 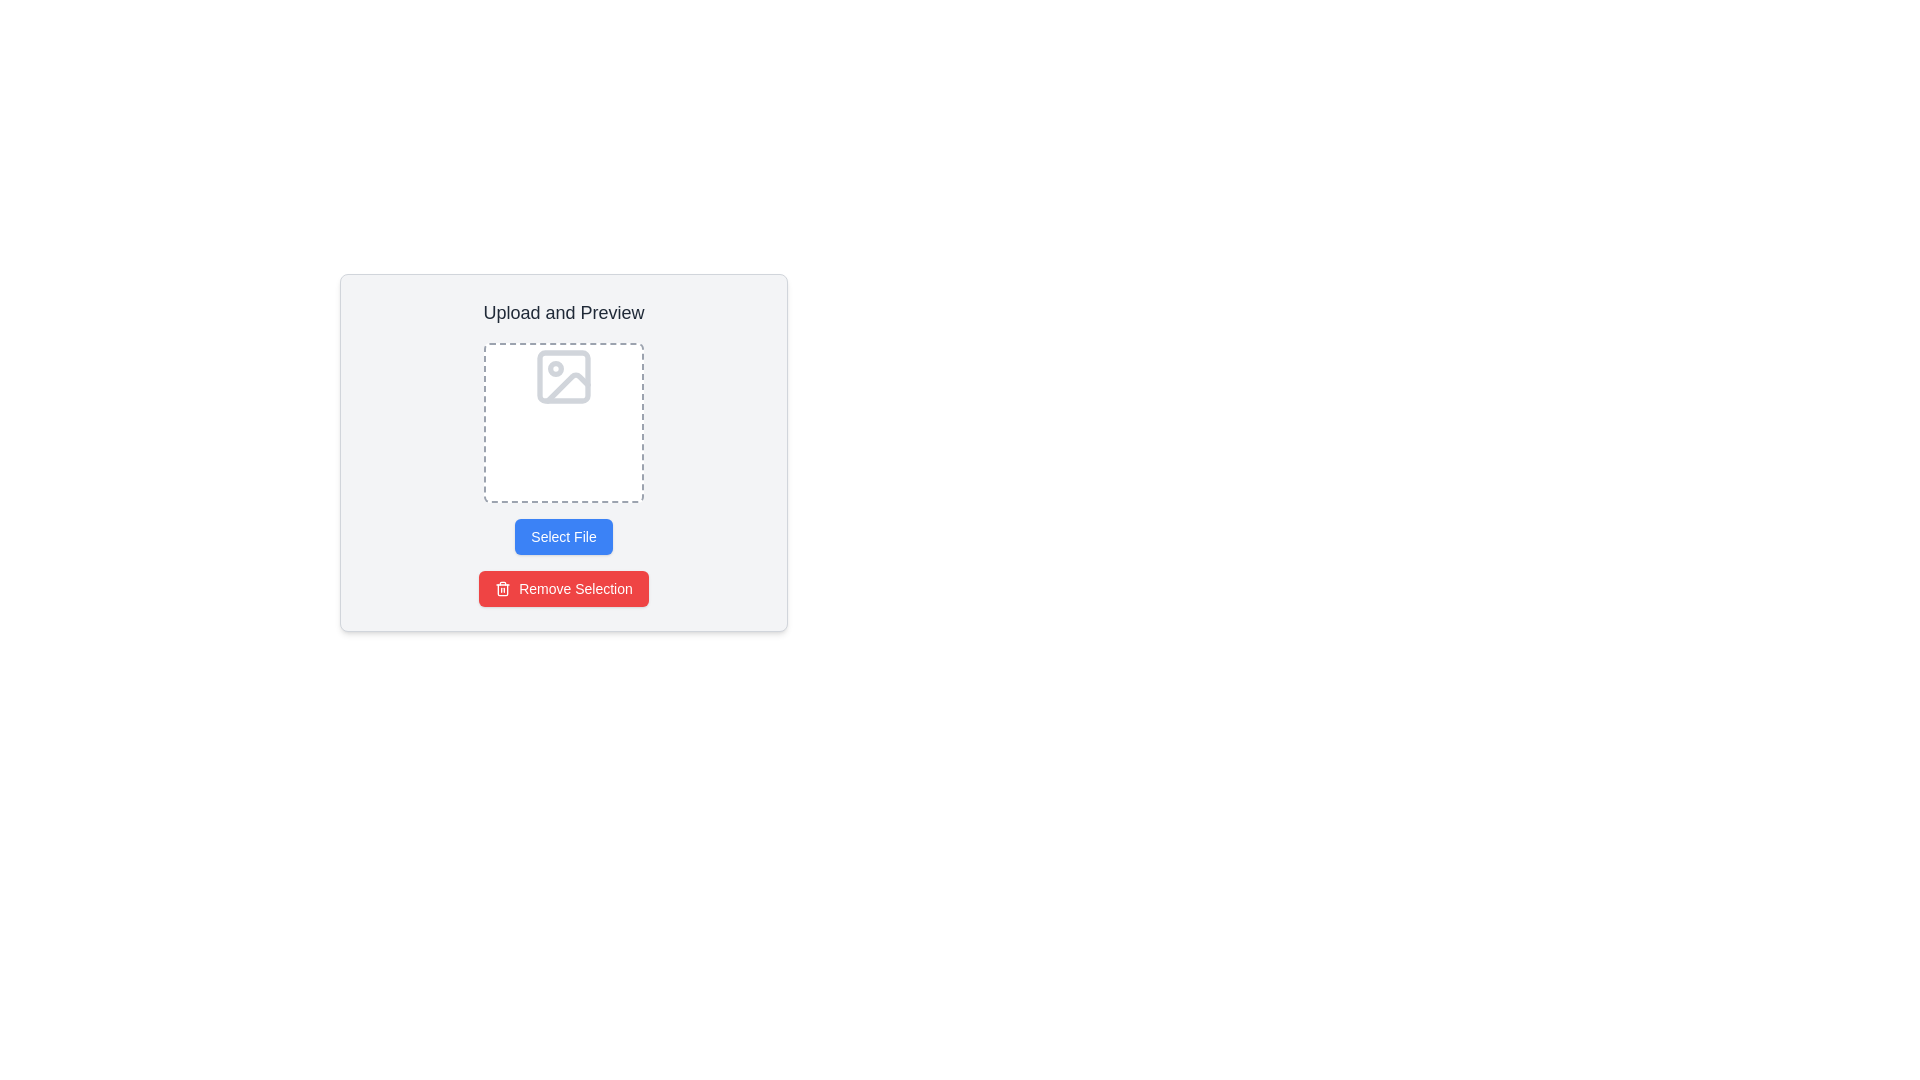 I want to click on the button located beneath the 'Select File' button, which removes or clears a selection made by the user in the interface, so click(x=563, y=588).